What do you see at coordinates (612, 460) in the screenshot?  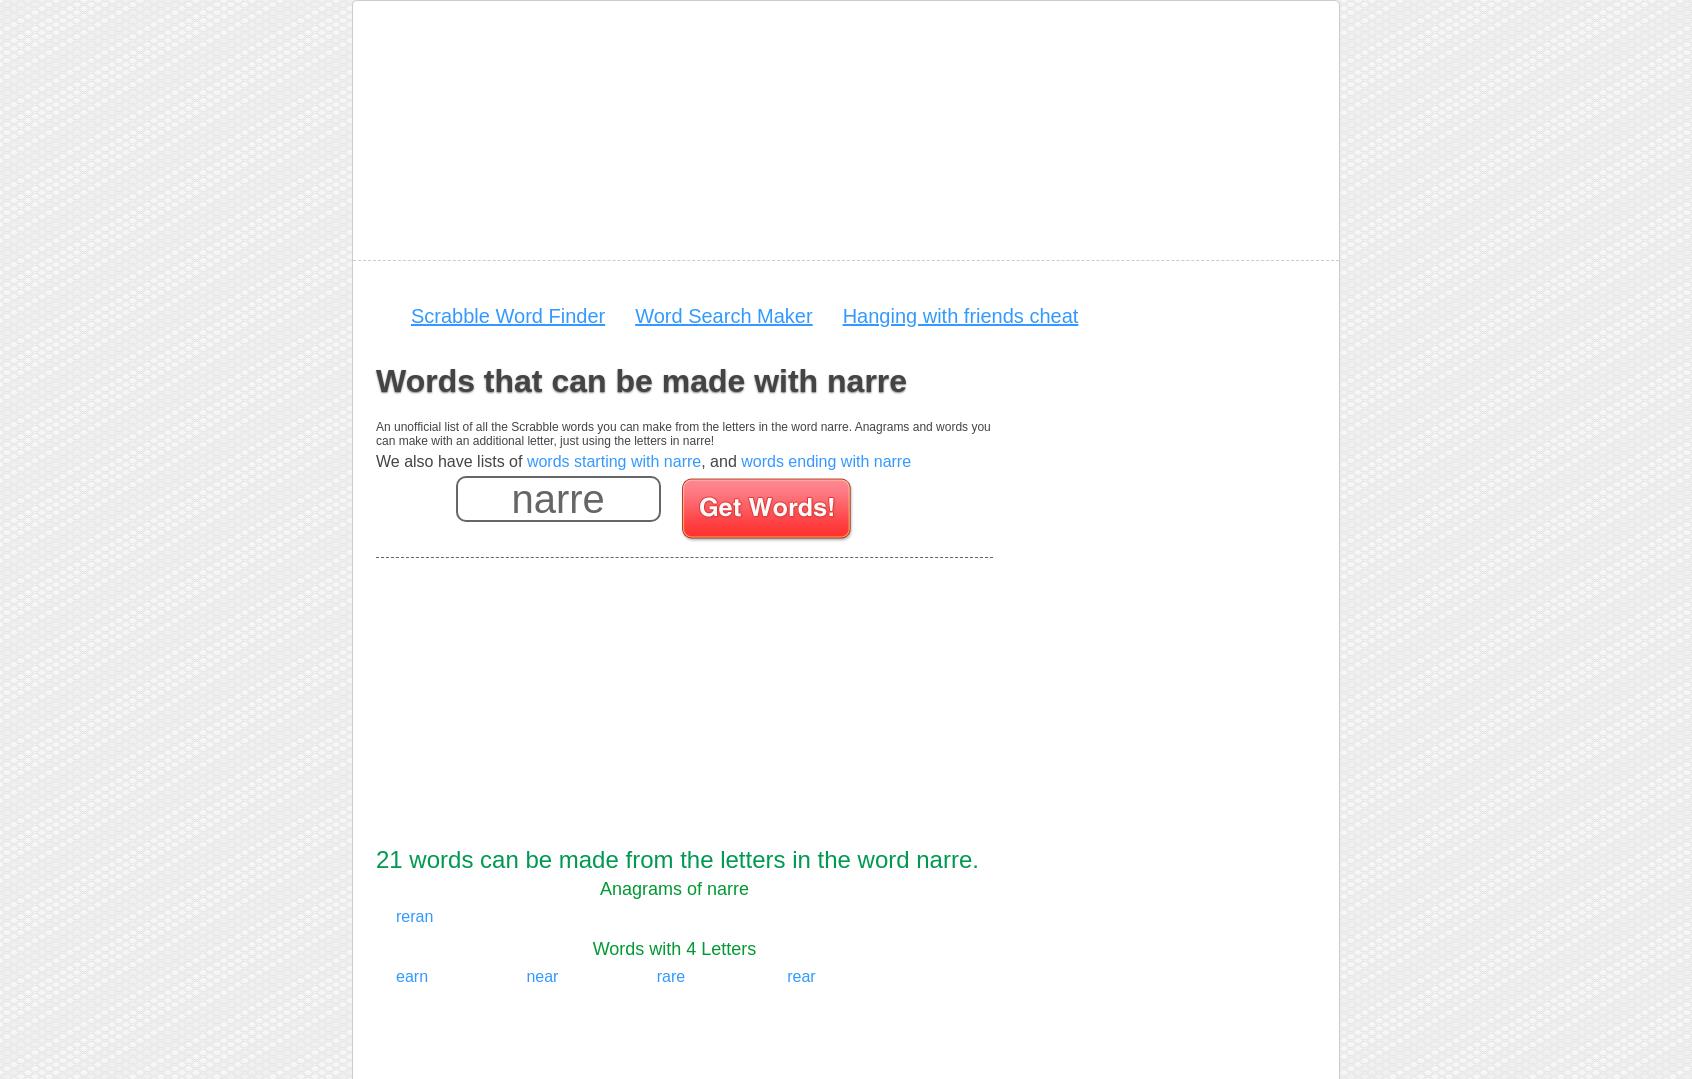 I see `'words starting with narre'` at bounding box center [612, 460].